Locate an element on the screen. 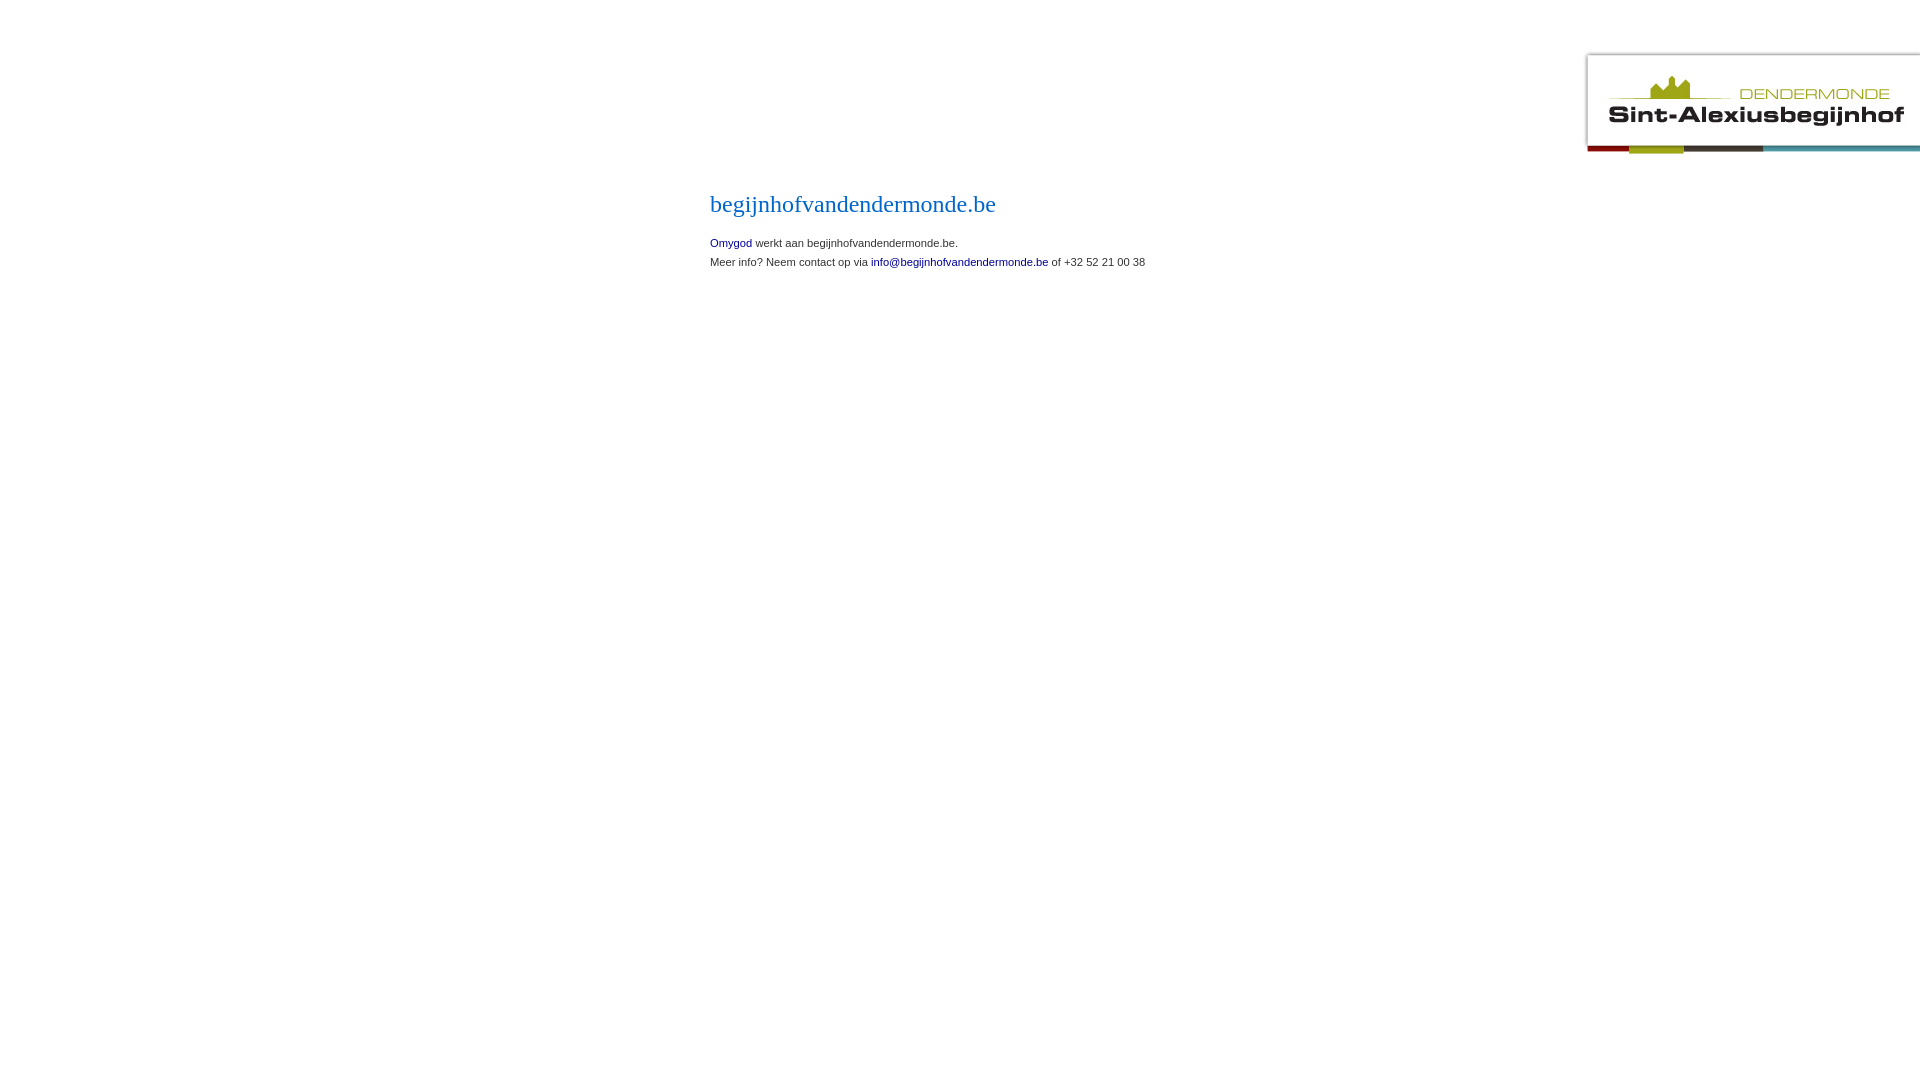 This screenshot has height=1080, width=1920. 'Omygod' is located at coordinates (729, 242).